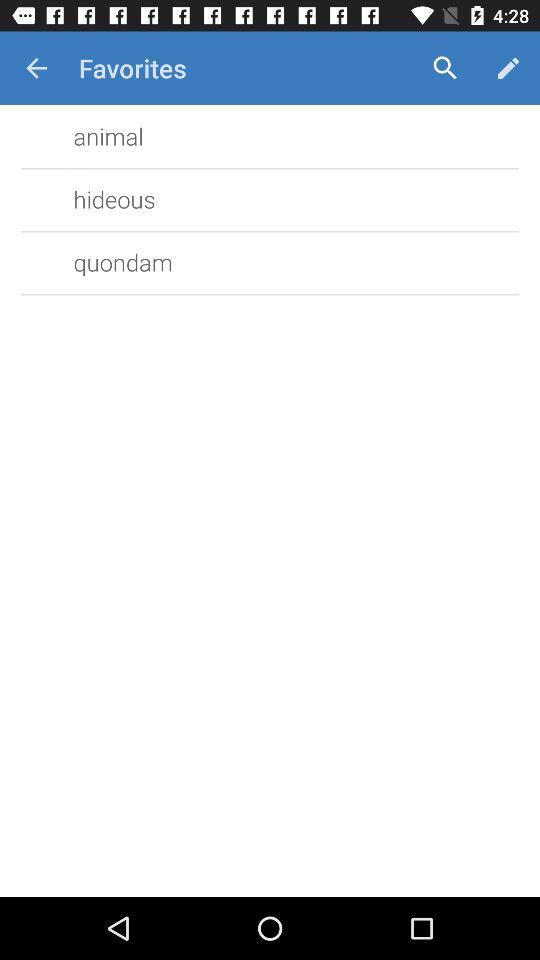  Describe the element at coordinates (445, 68) in the screenshot. I see `the icon to the right of the favorites item` at that location.